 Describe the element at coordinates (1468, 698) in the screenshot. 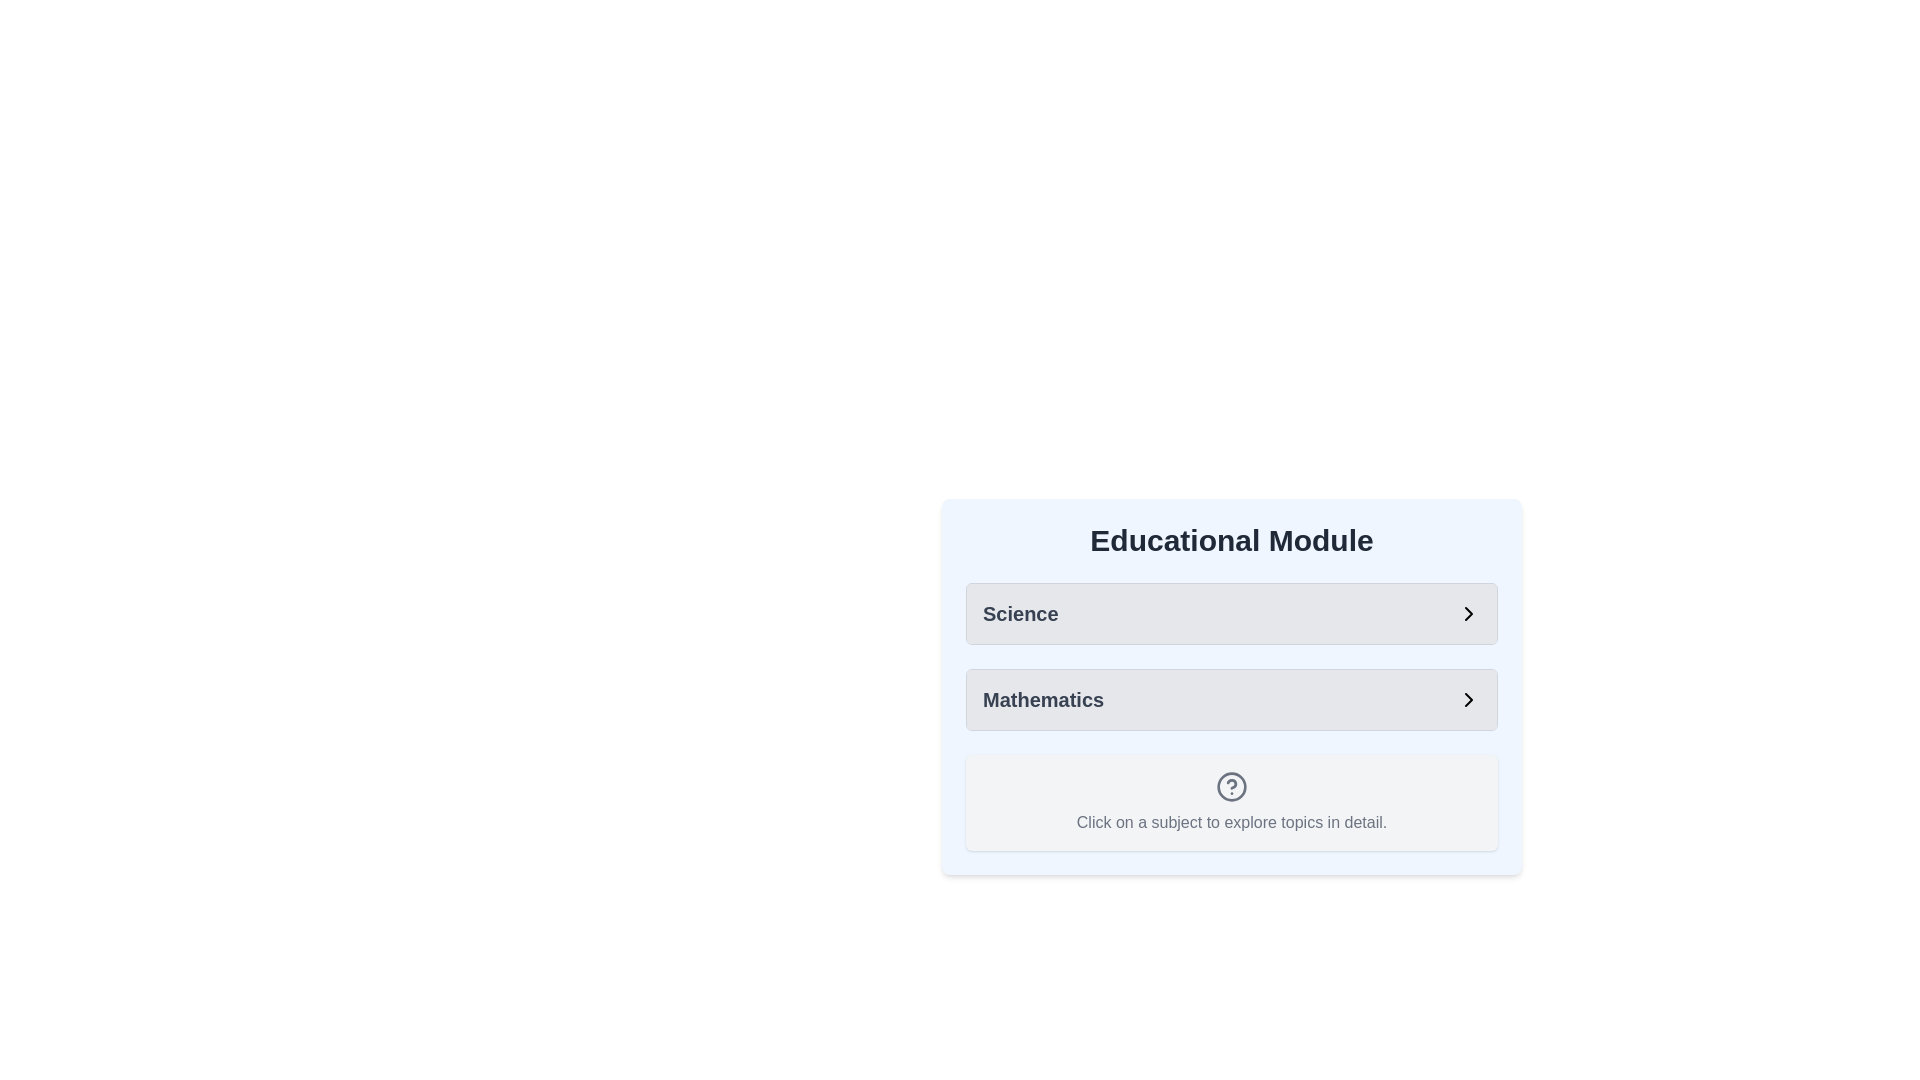

I see `the right-facing chevron icon with a black outline next to the 'Mathematics' menu item in the educational module interface` at that location.